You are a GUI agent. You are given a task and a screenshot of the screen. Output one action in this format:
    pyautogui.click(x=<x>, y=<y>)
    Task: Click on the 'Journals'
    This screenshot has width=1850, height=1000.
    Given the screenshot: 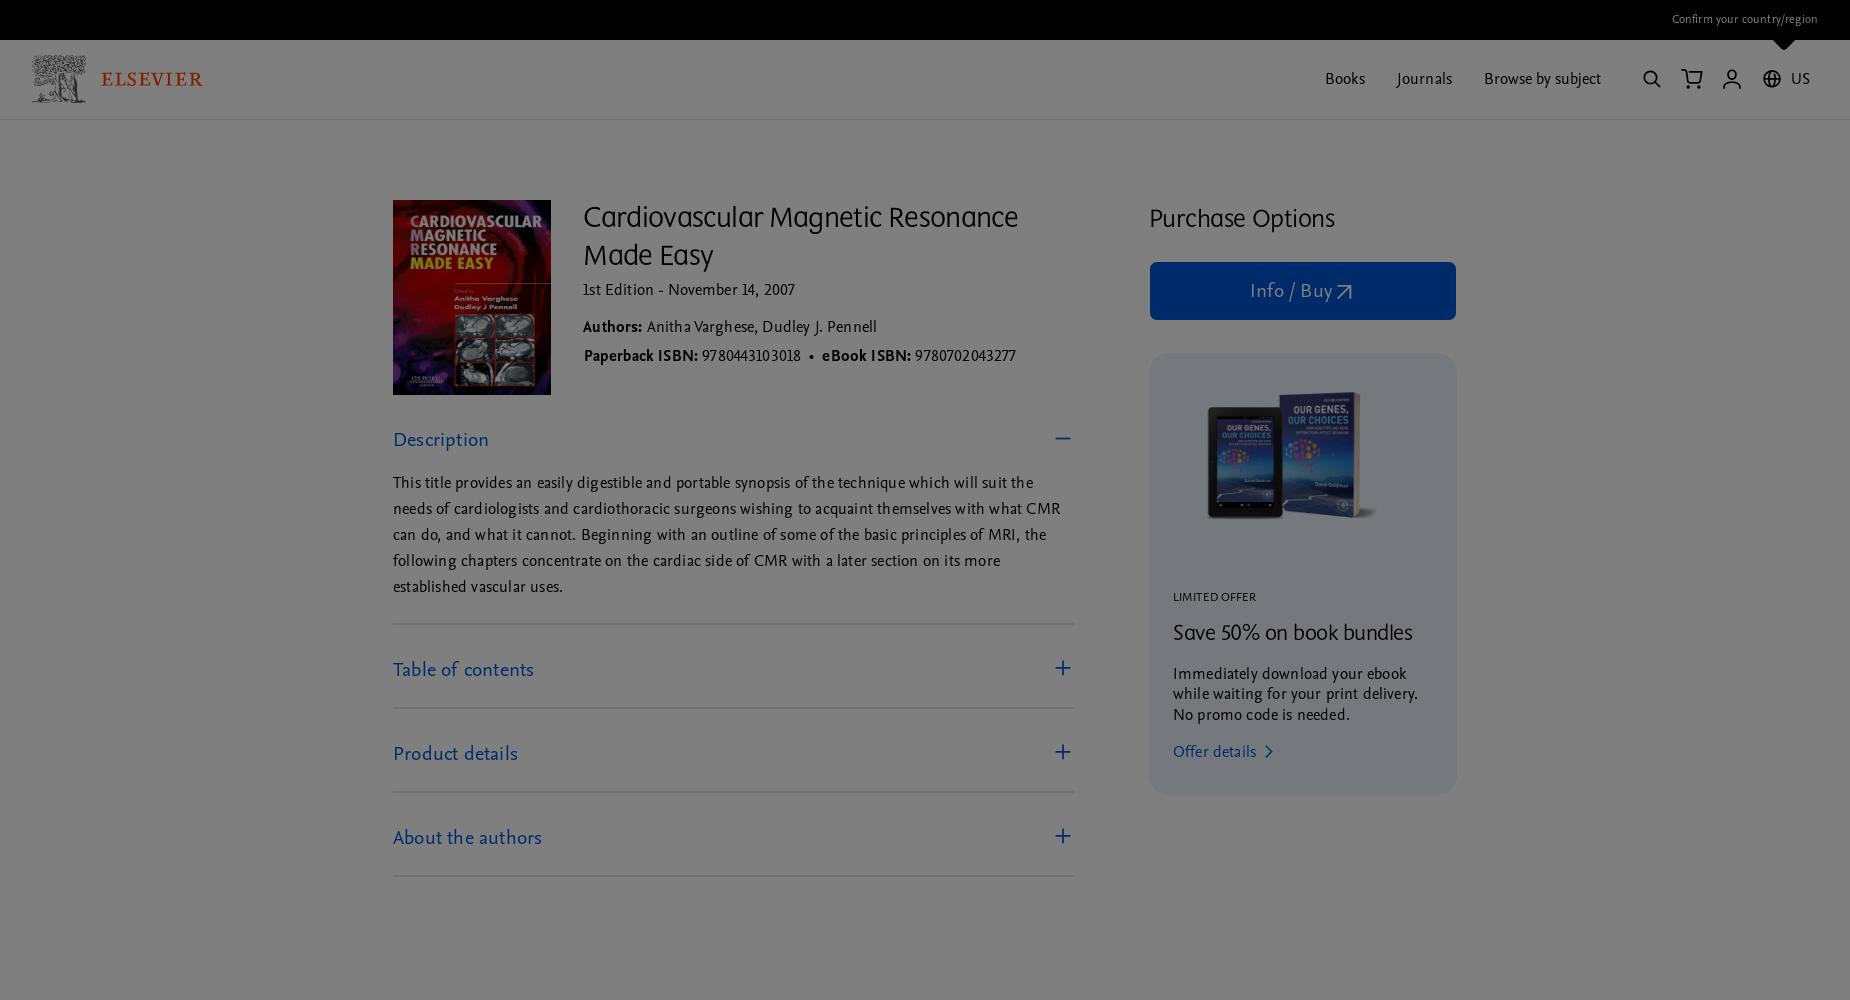 What is the action you would take?
    pyautogui.click(x=1423, y=77)
    